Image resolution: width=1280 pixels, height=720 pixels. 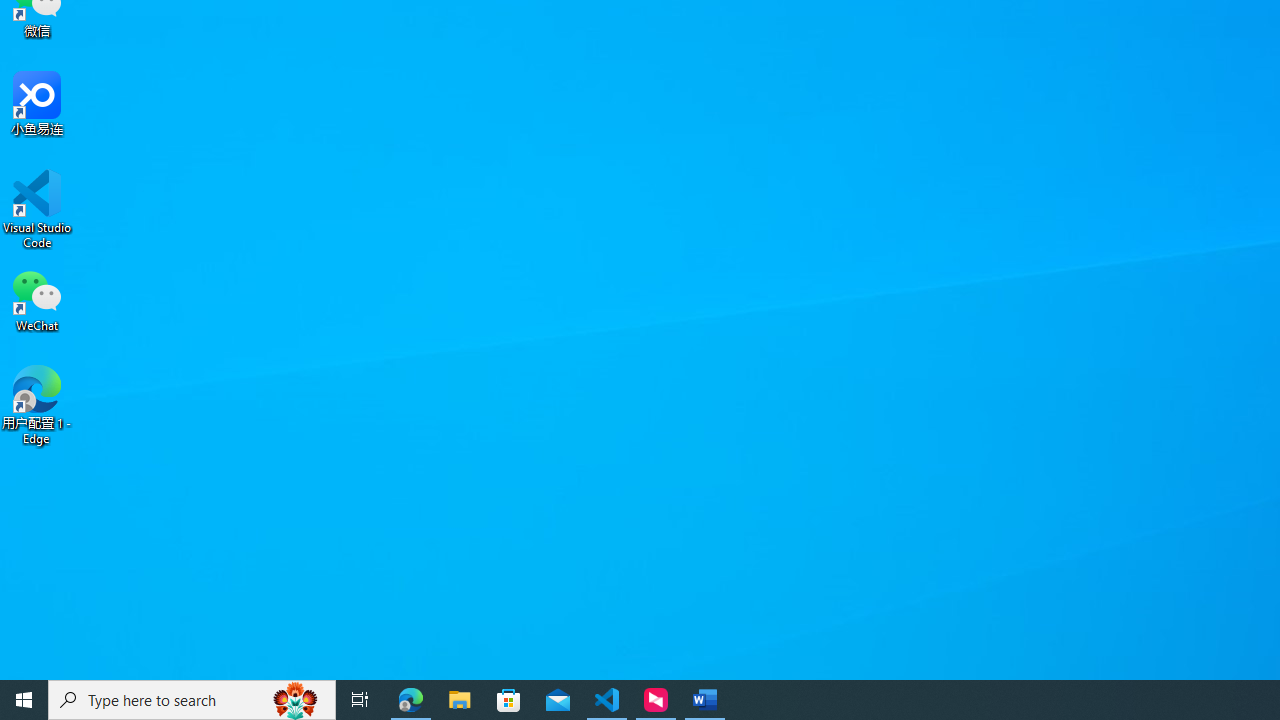 What do you see at coordinates (509, 698) in the screenshot?
I see `'Microsoft Store'` at bounding box center [509, 698].